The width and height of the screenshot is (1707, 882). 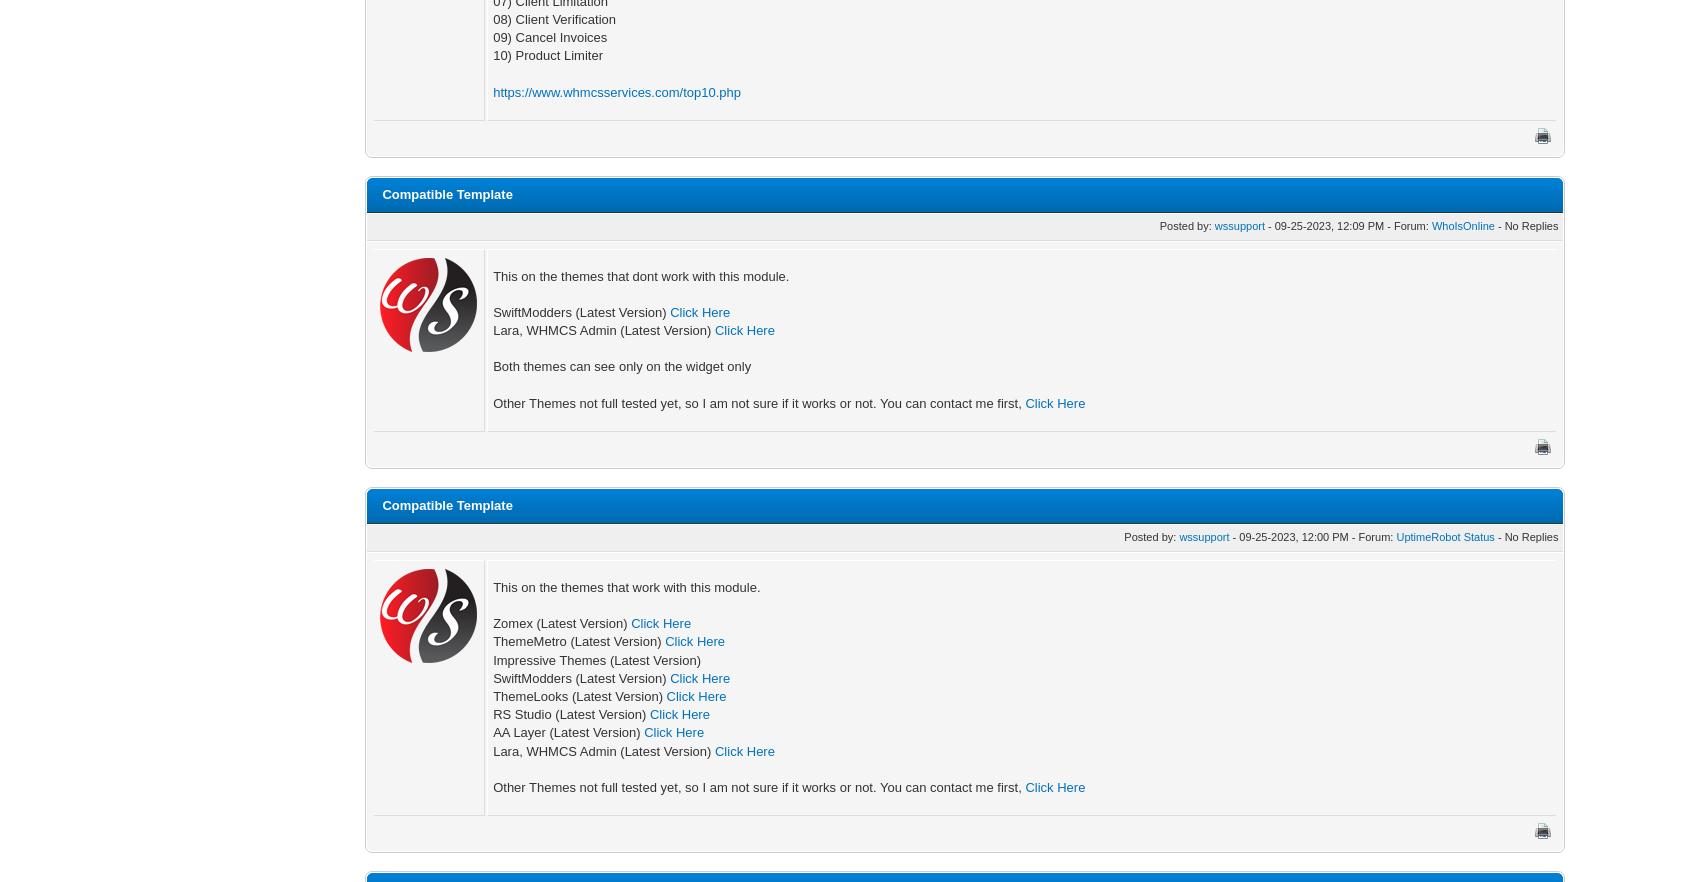 What do you see at coordinates (570, 714) in the screenshot?
I see `'RS Studio (Latest Version)'` at bounding box center [570, 714].